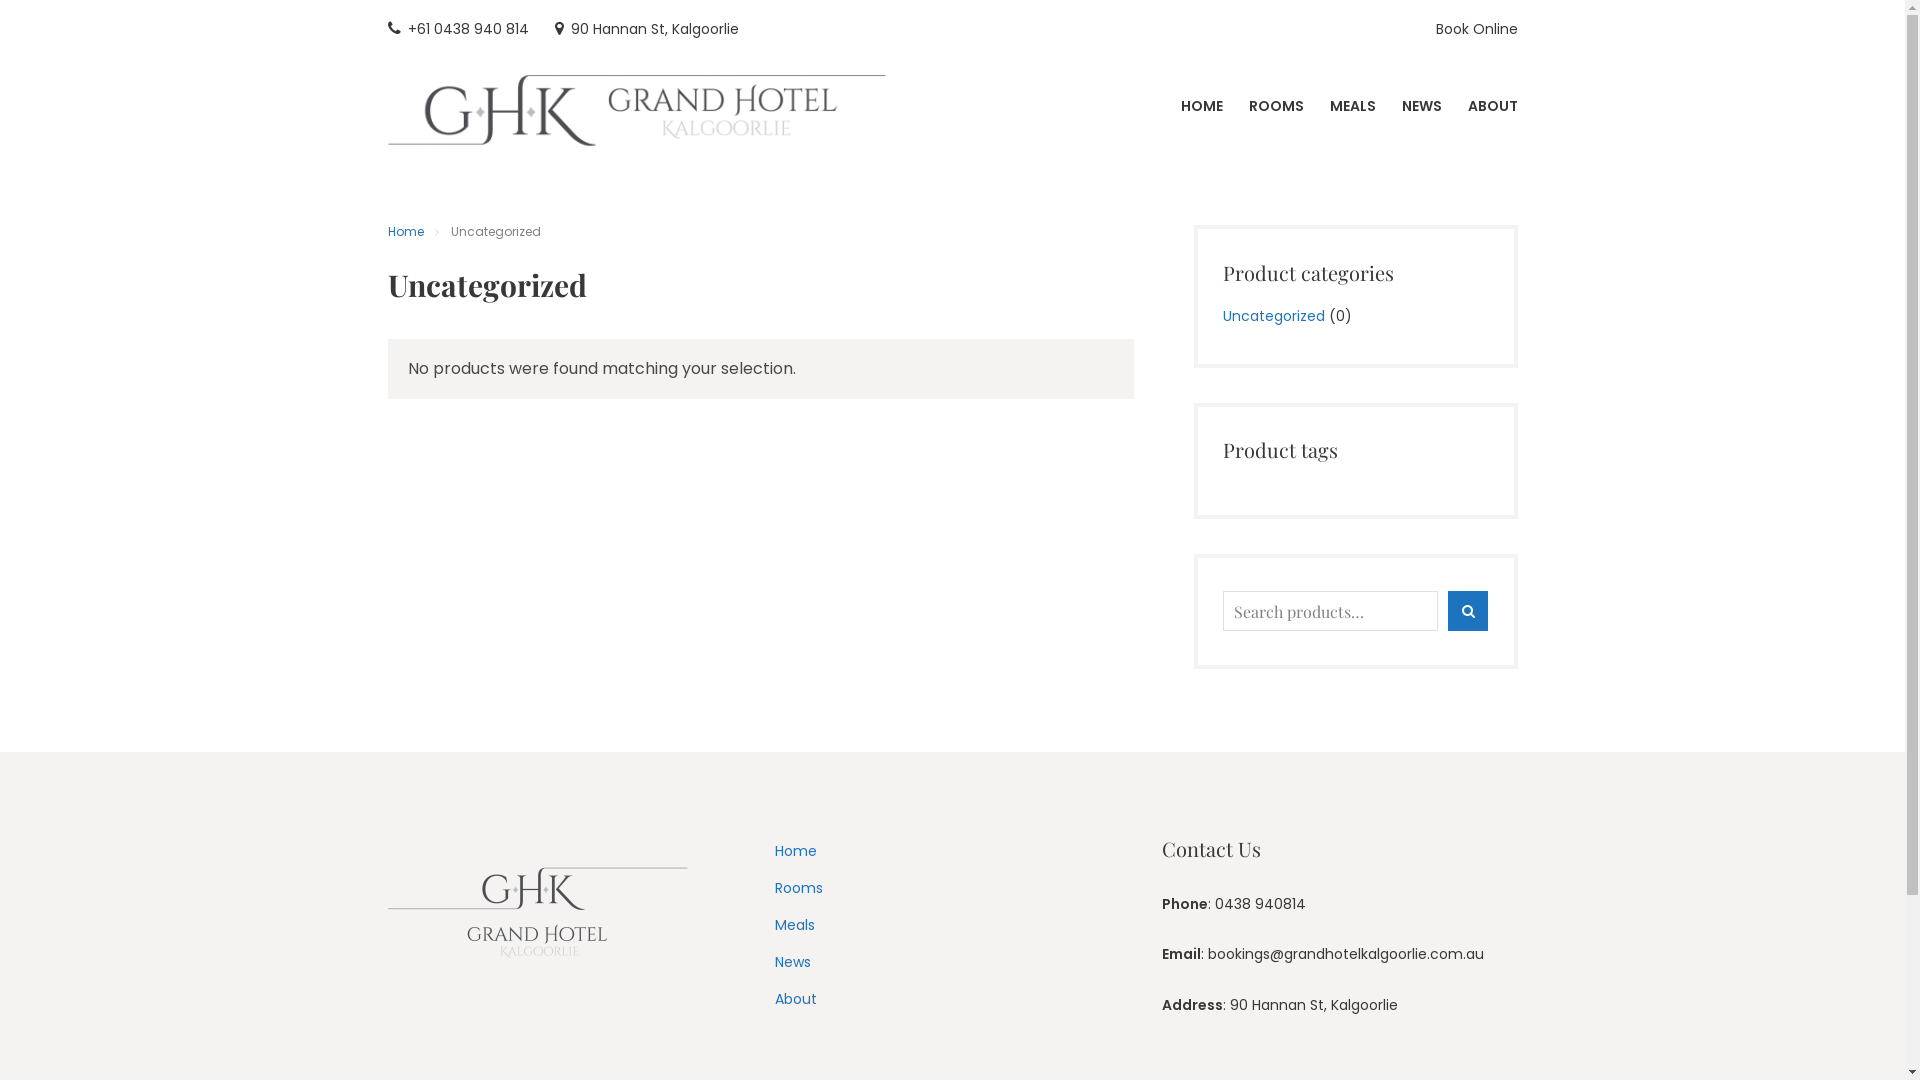 This screenshot has height=1080, width=1920. What do you see at coordinates (1180, 106) in the screenshot?
I see `'HOME'` at bounding box center [1180, 106].